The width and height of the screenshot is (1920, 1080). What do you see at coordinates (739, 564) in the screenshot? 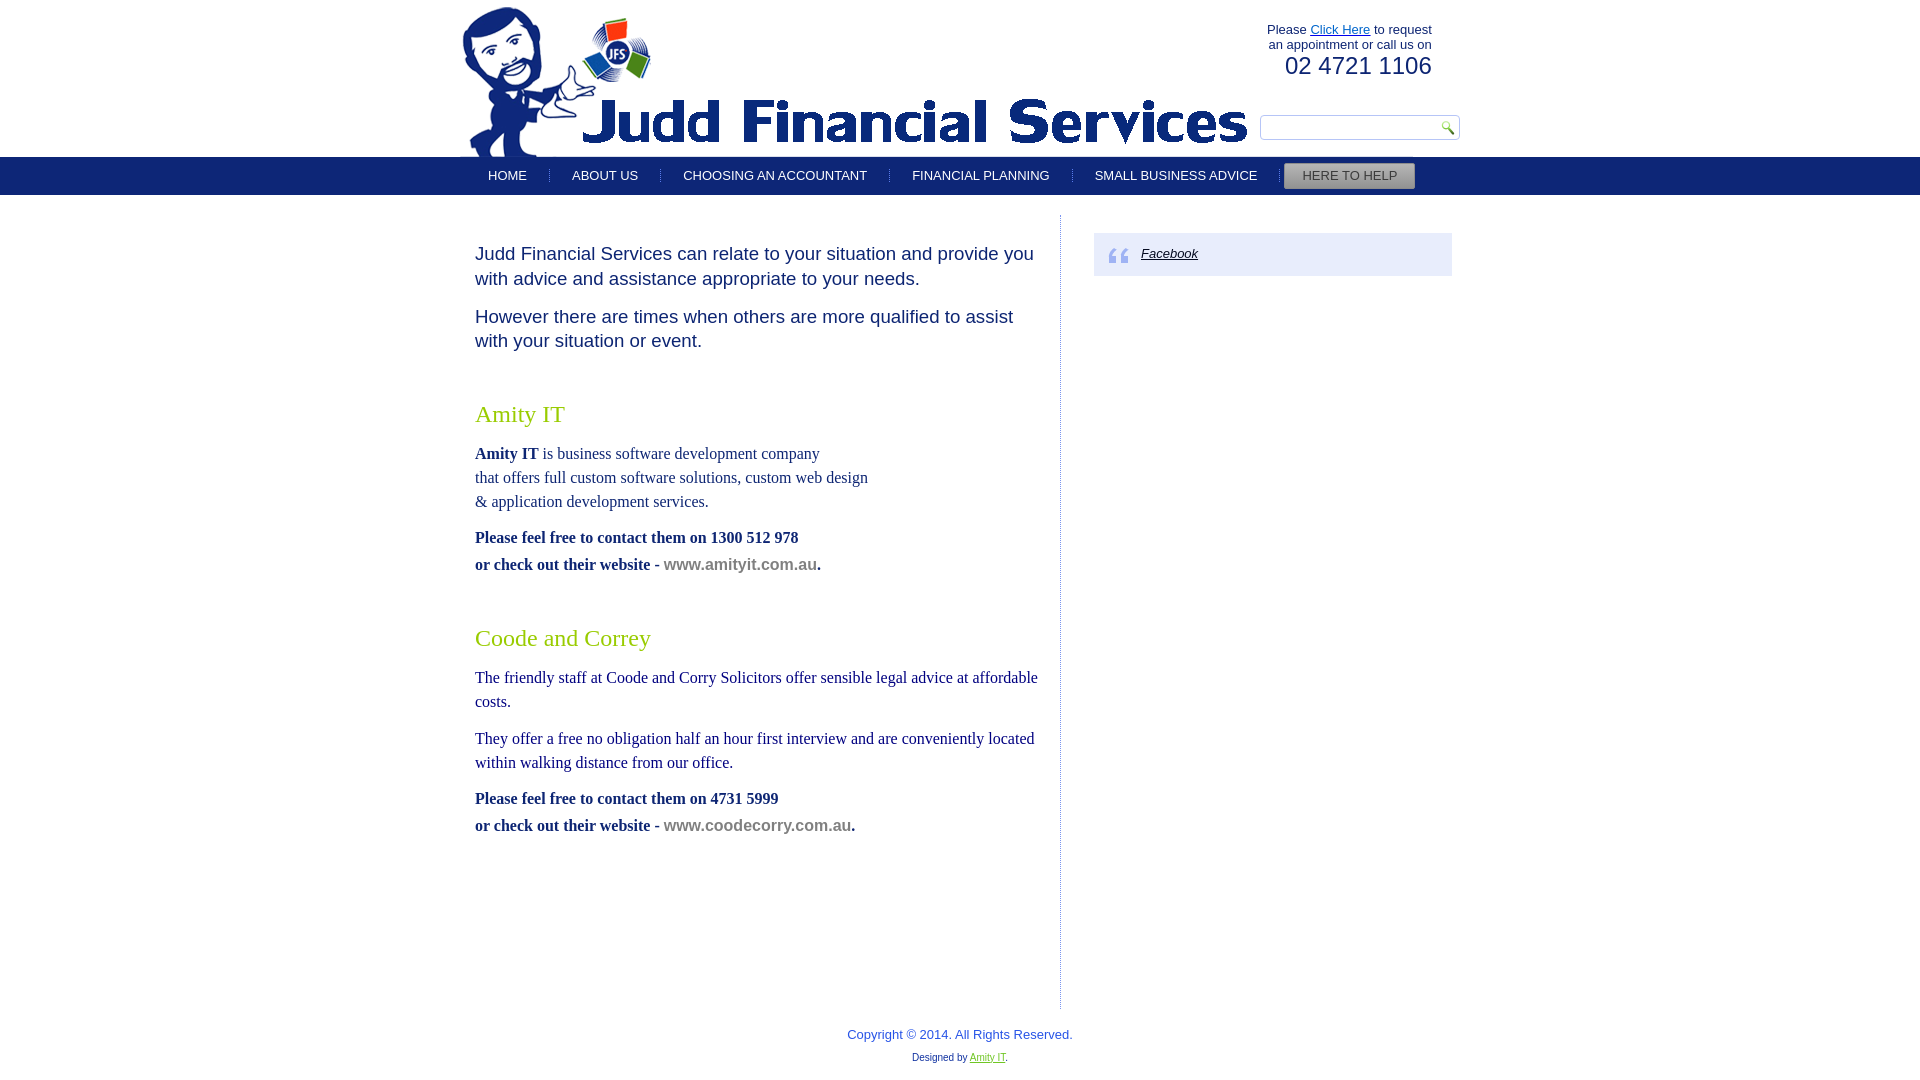
I see `'www.amityit.com.au'` at bounding box center [739, 564].